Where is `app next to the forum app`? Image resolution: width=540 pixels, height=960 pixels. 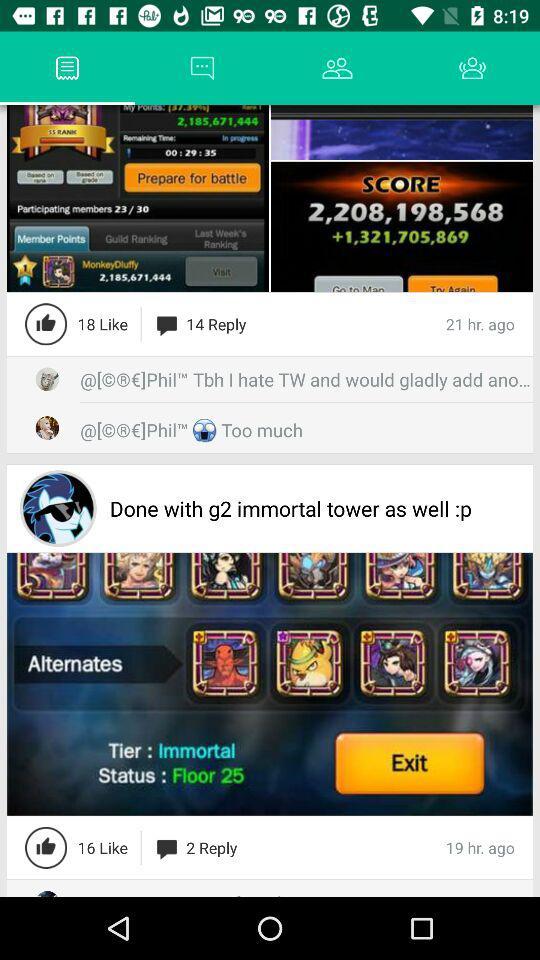 app next to the forum app is located at coordinates (36, 68).